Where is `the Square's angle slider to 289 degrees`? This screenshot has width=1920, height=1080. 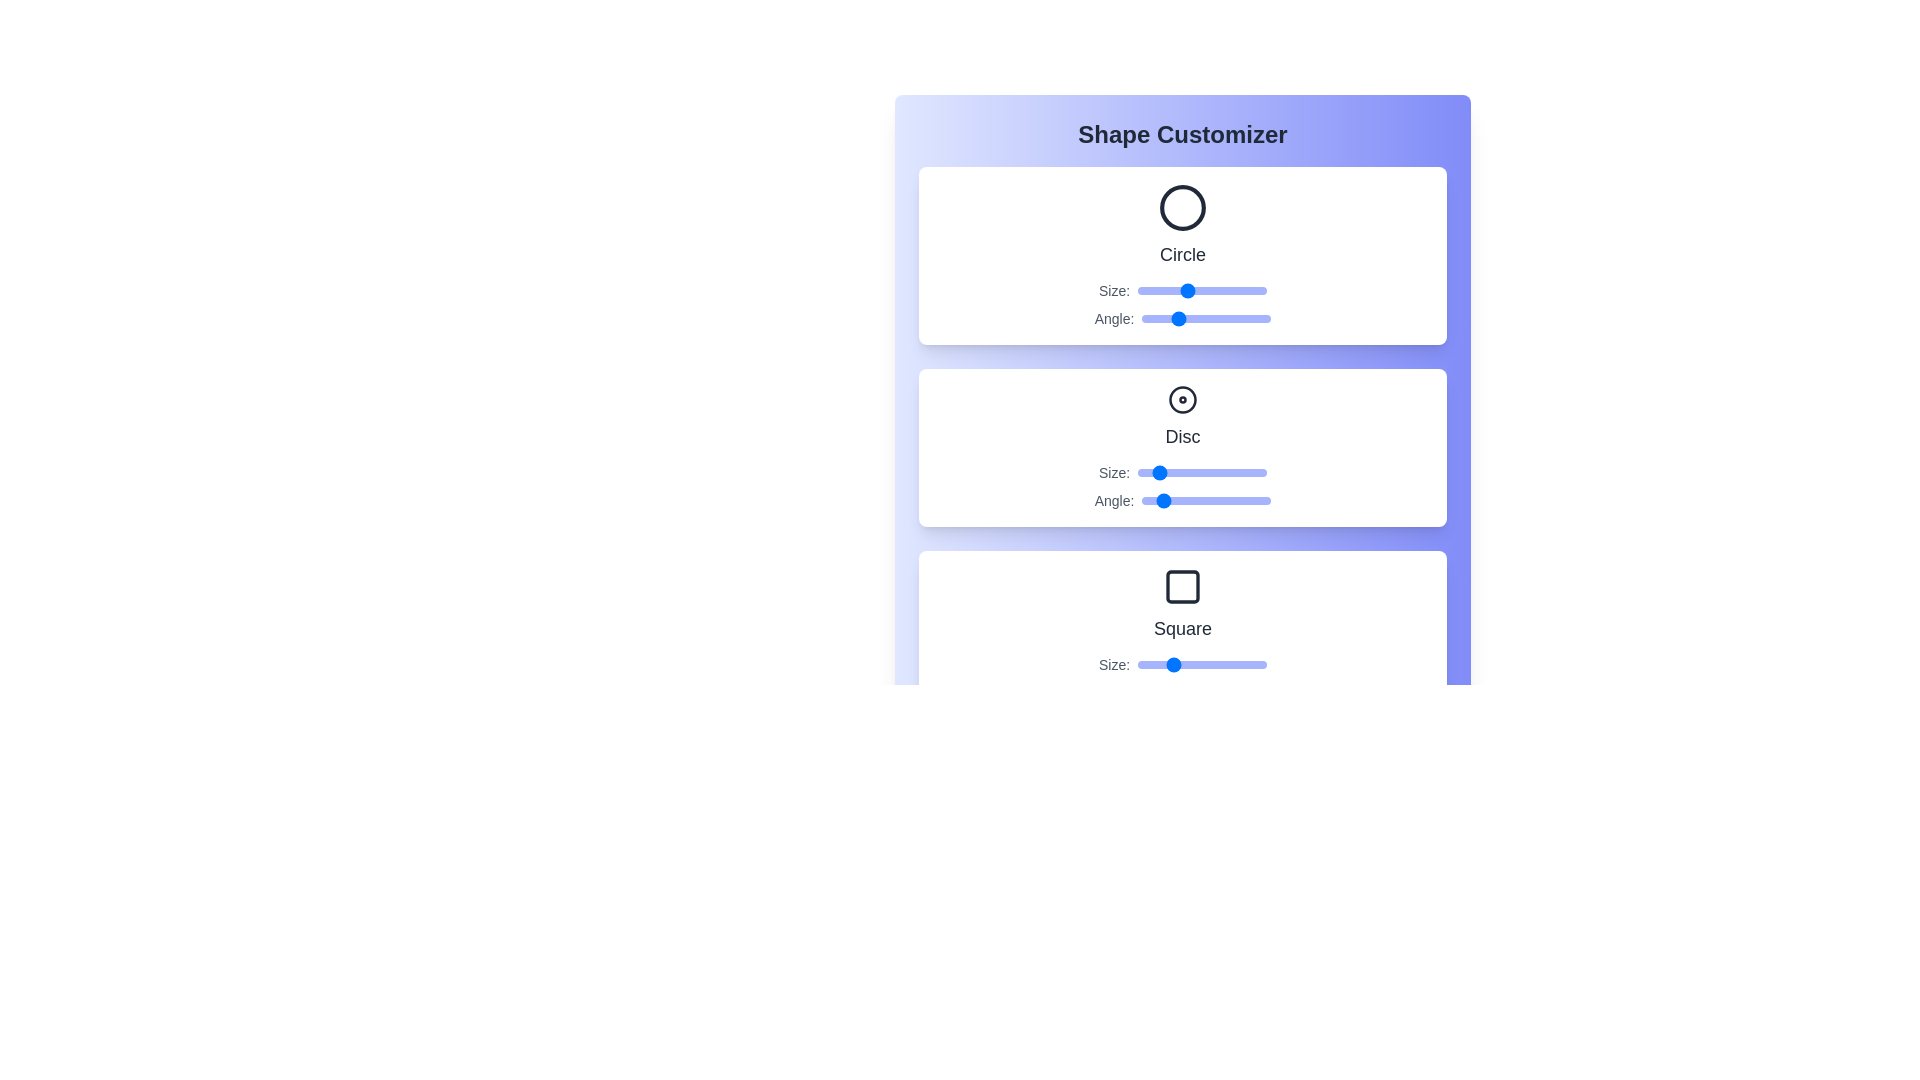
the Square's angle slider to 289 degrees is located at coordinates (1244, 692).